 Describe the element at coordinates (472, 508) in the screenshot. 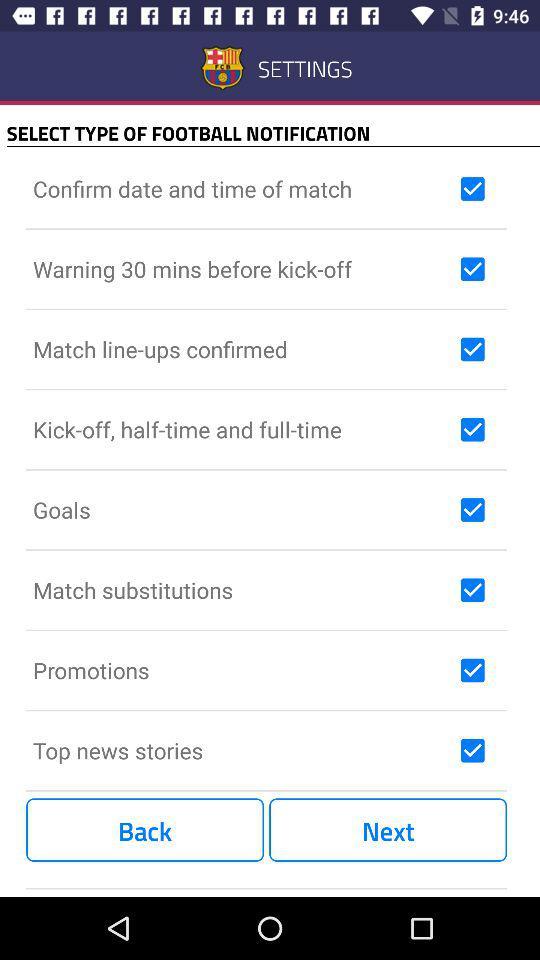

I see `option` at that location.